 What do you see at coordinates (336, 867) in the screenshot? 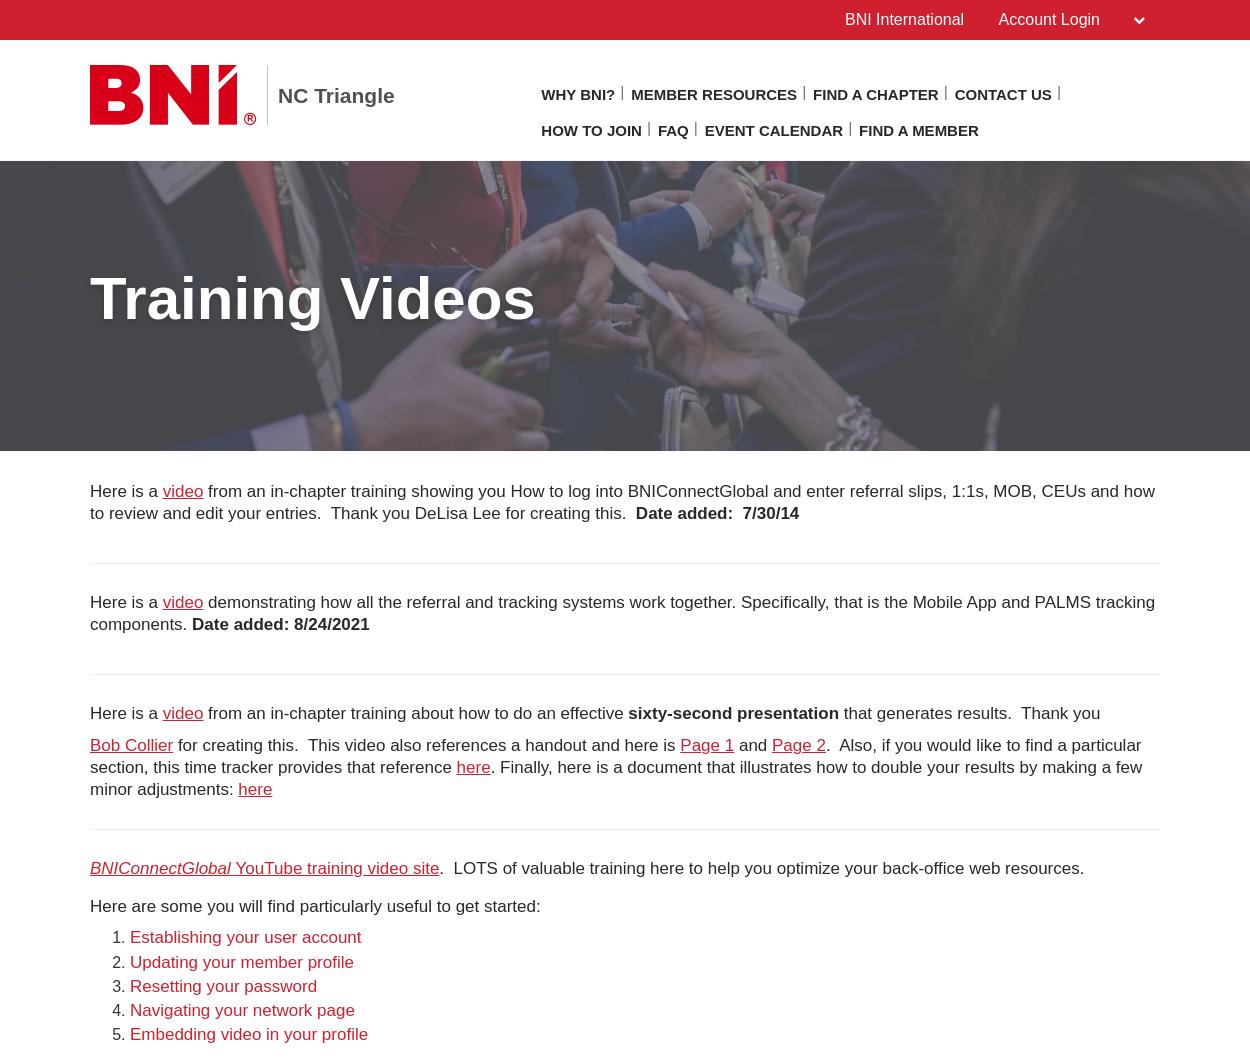
I see `'YouTube training video site'` at bounding box center [336, 867].